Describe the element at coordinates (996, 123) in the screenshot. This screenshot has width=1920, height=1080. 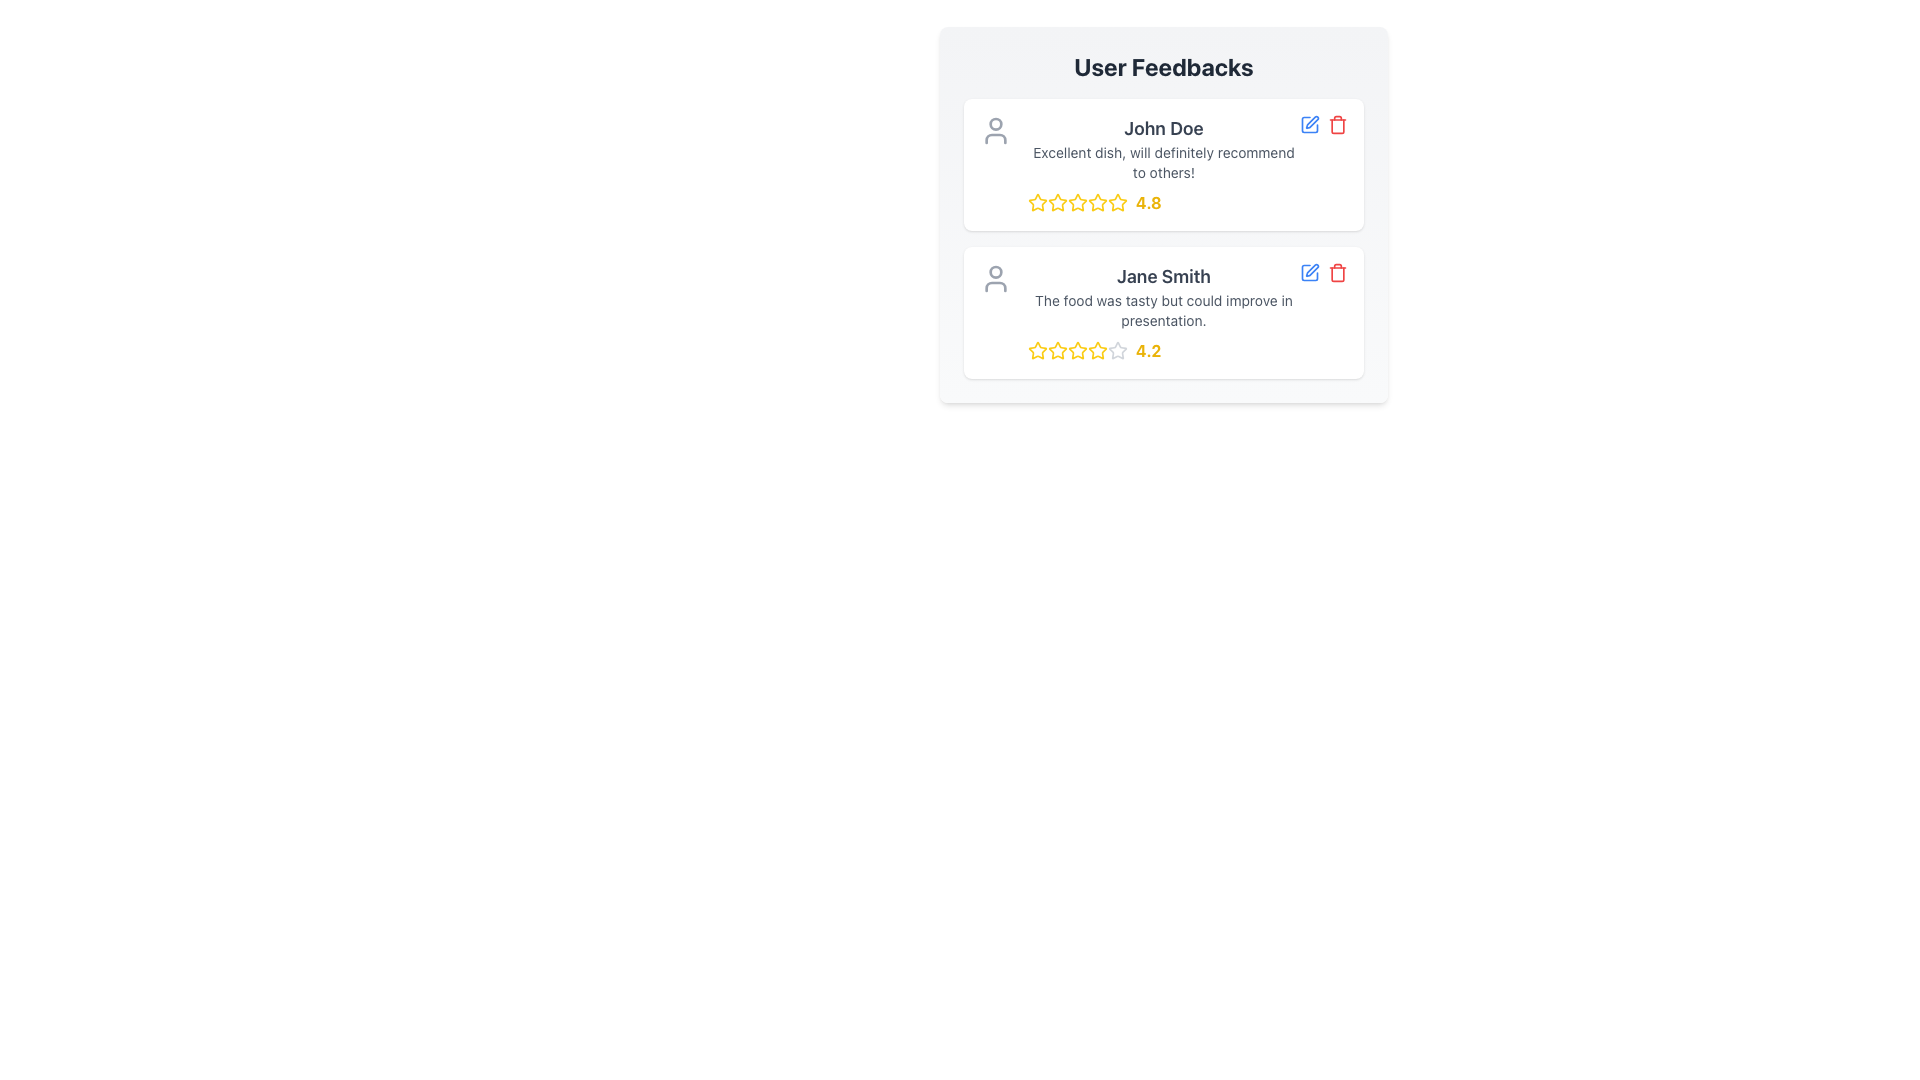
I see `the SVG Circle that represents the head in the user profile icon located next to 'John Doe' in the first feedback card under 'User Feedbacks'` at that location.